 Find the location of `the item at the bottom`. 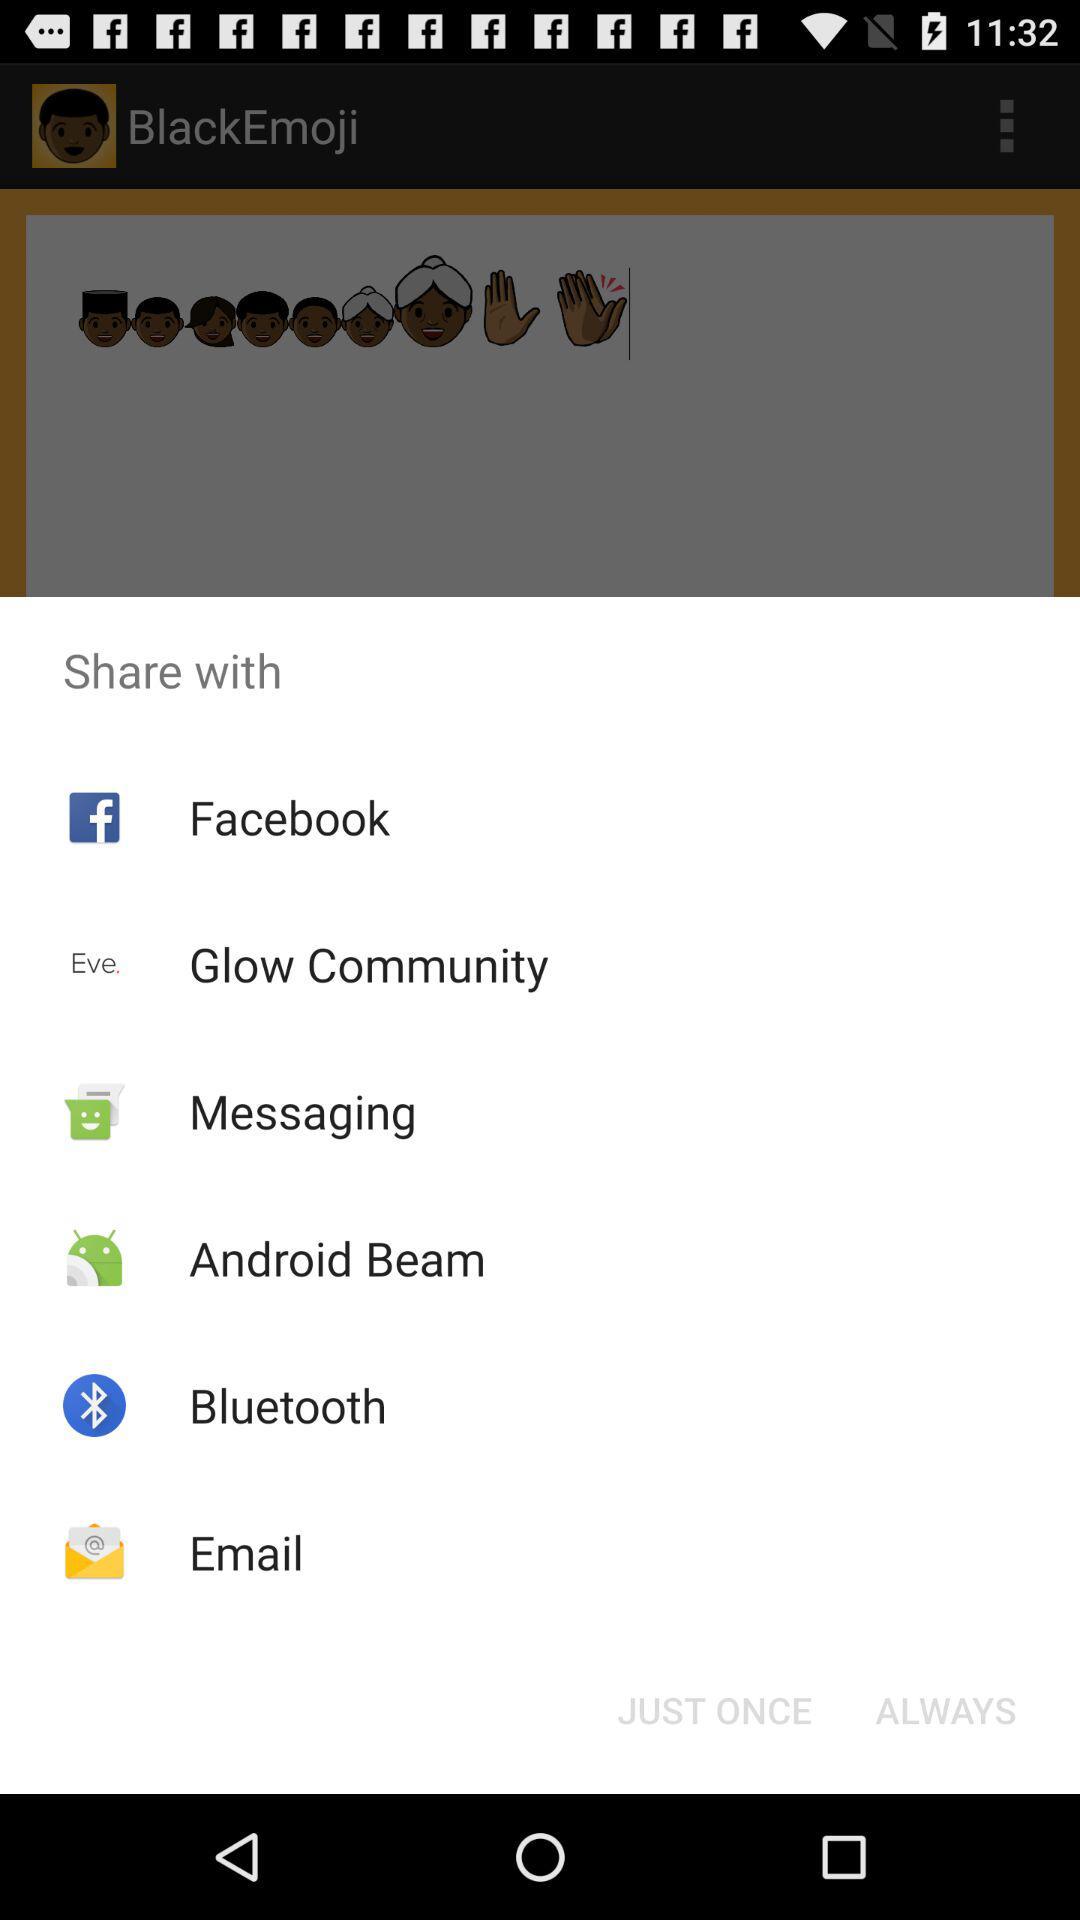

the item at the bottom is located at coordinates (713, 1708).